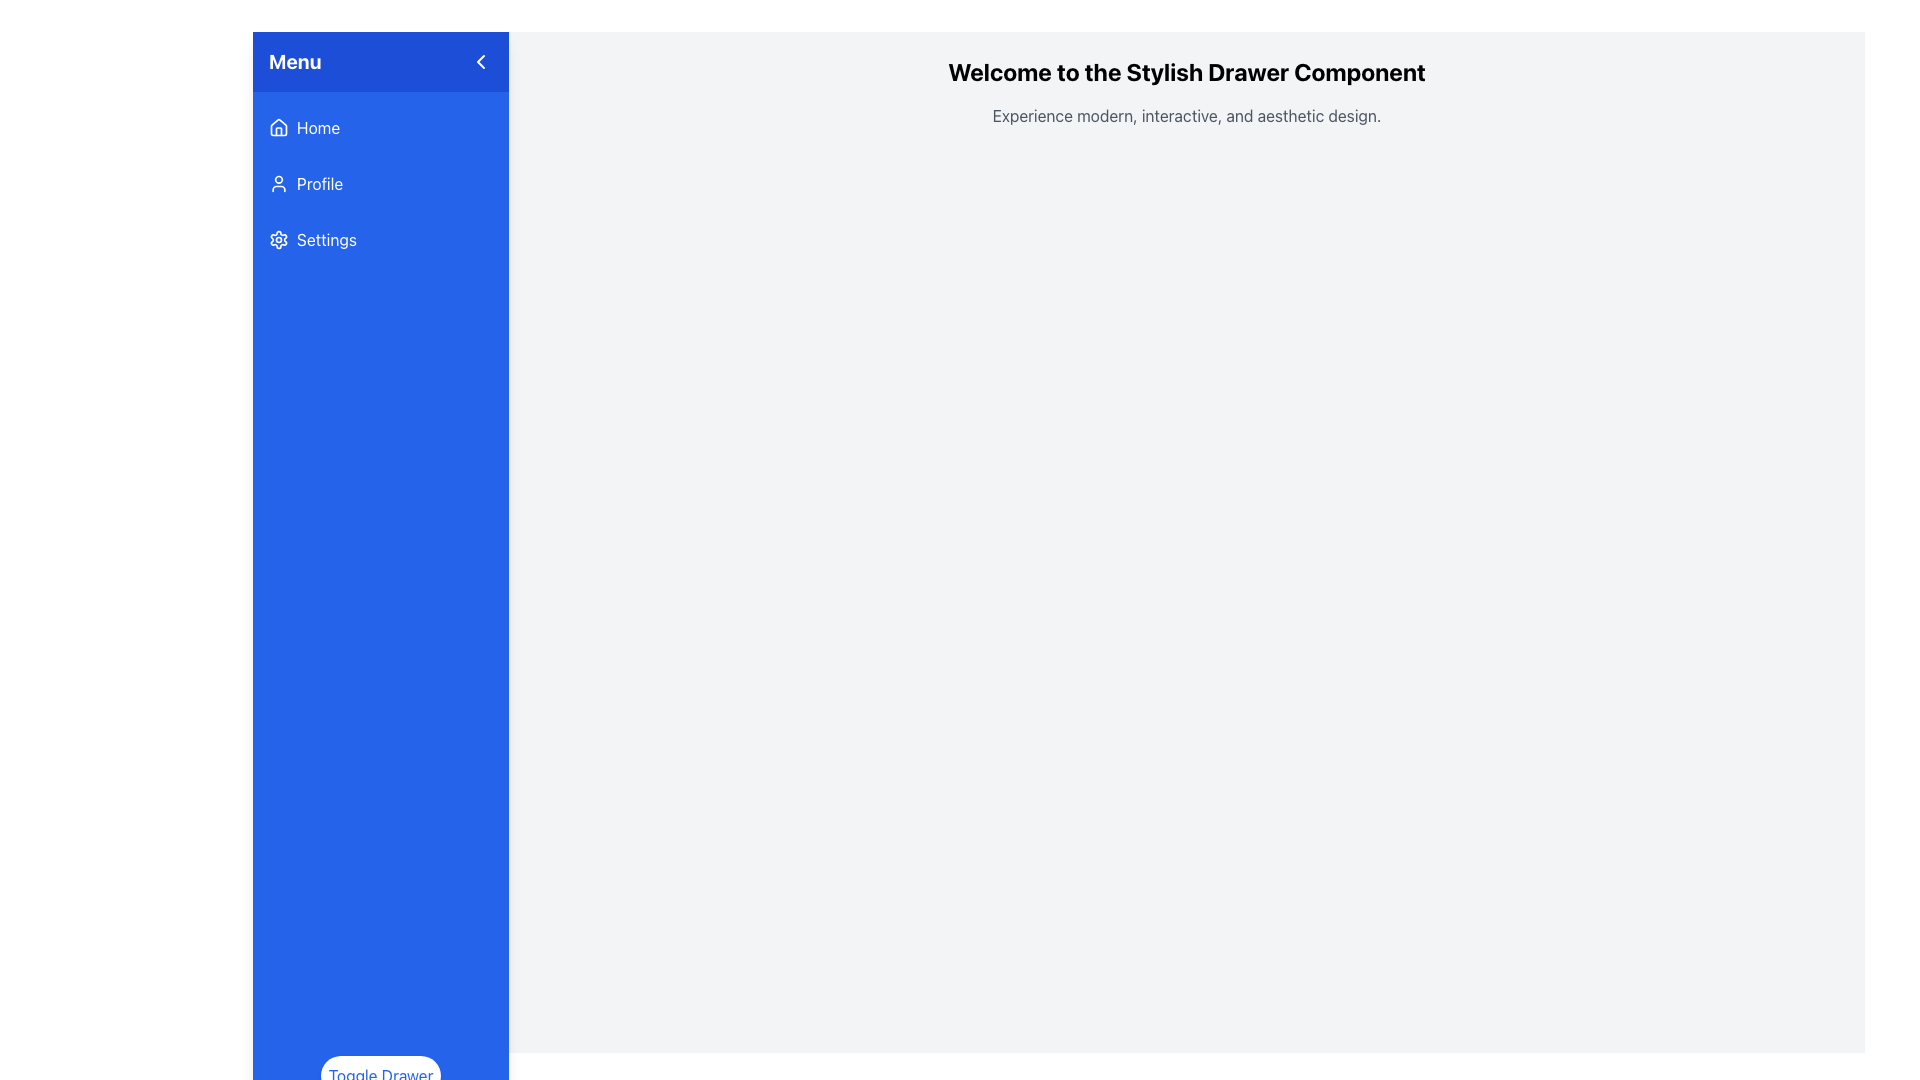 Image resolution: width=1920 pixels, height=1080 pixels. Describe the element at coordinates (277, 127) in the screenshot. I see `the 'Home' icon located to the left of the 'Home' text in the 'Menu' sidebar` at that location.